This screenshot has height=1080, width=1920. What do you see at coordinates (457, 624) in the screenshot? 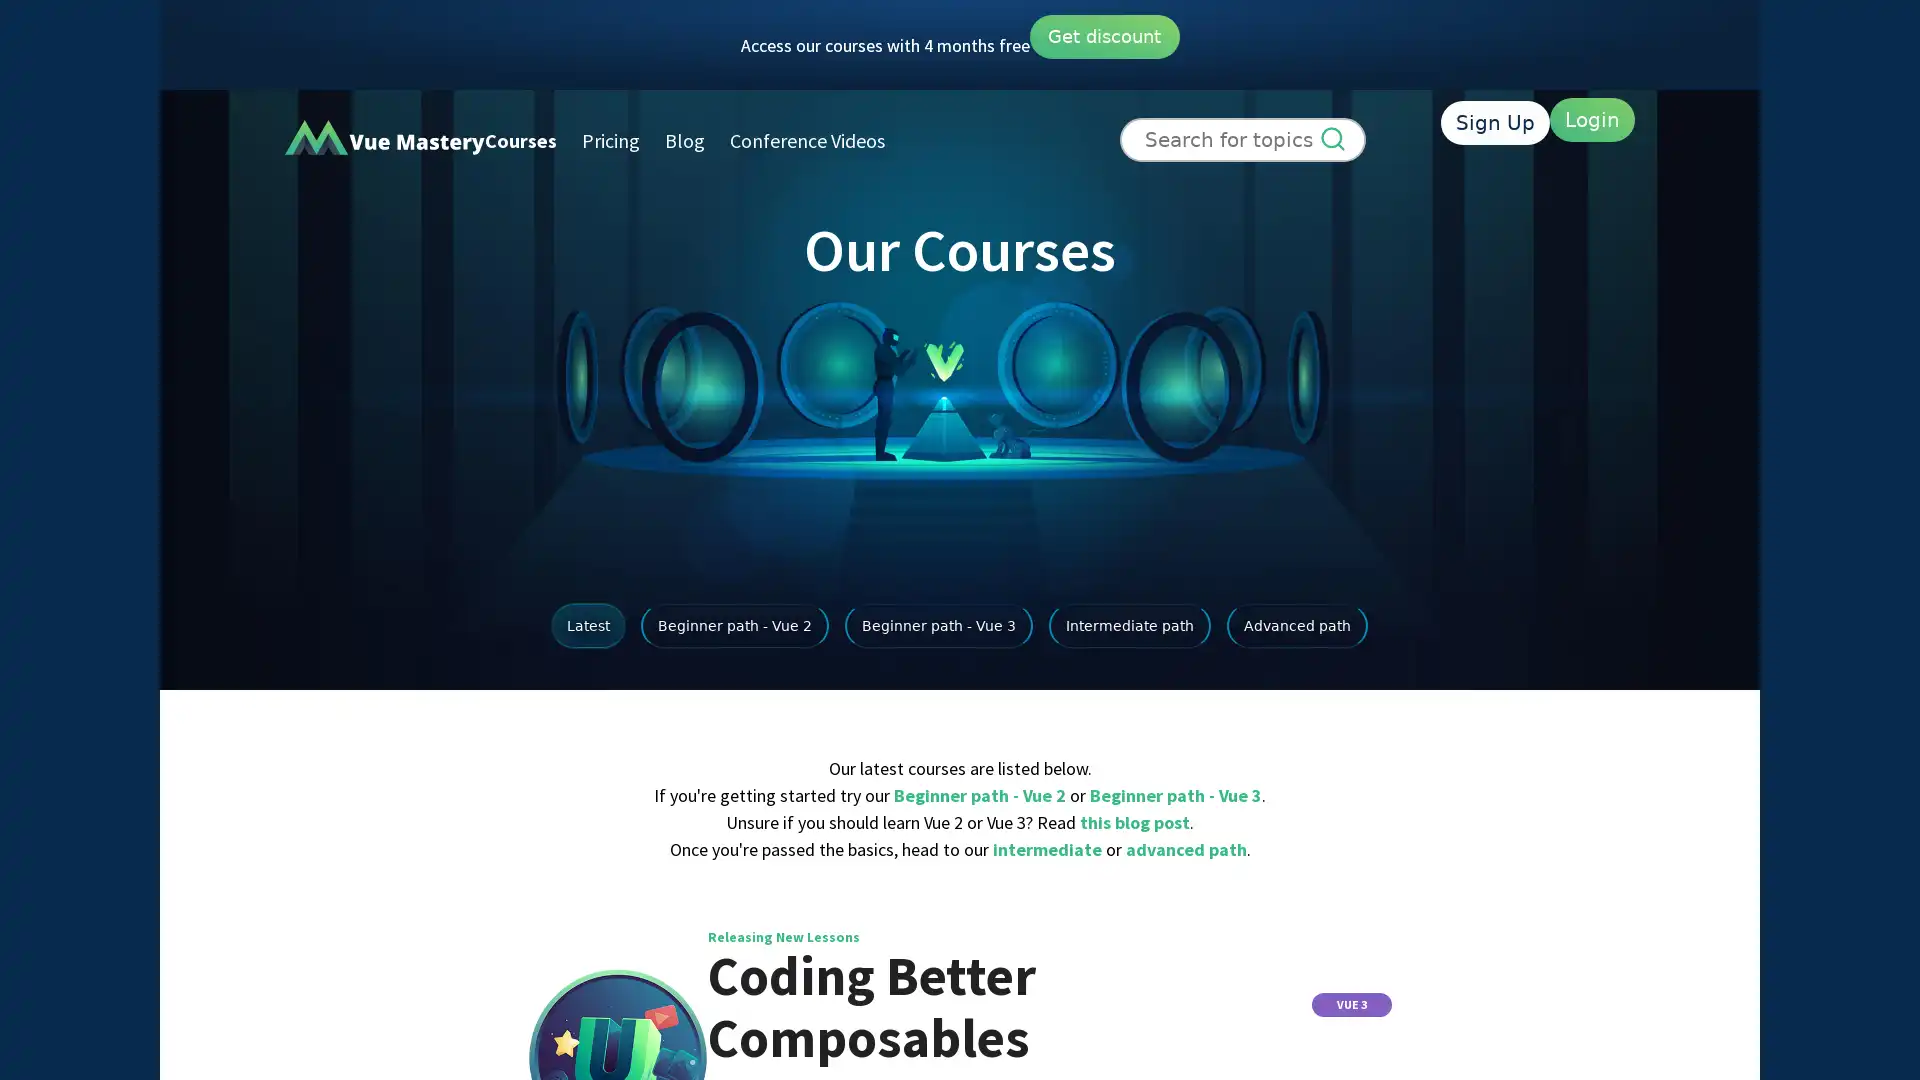
I see `Latest` at bounding box center [457, 624].